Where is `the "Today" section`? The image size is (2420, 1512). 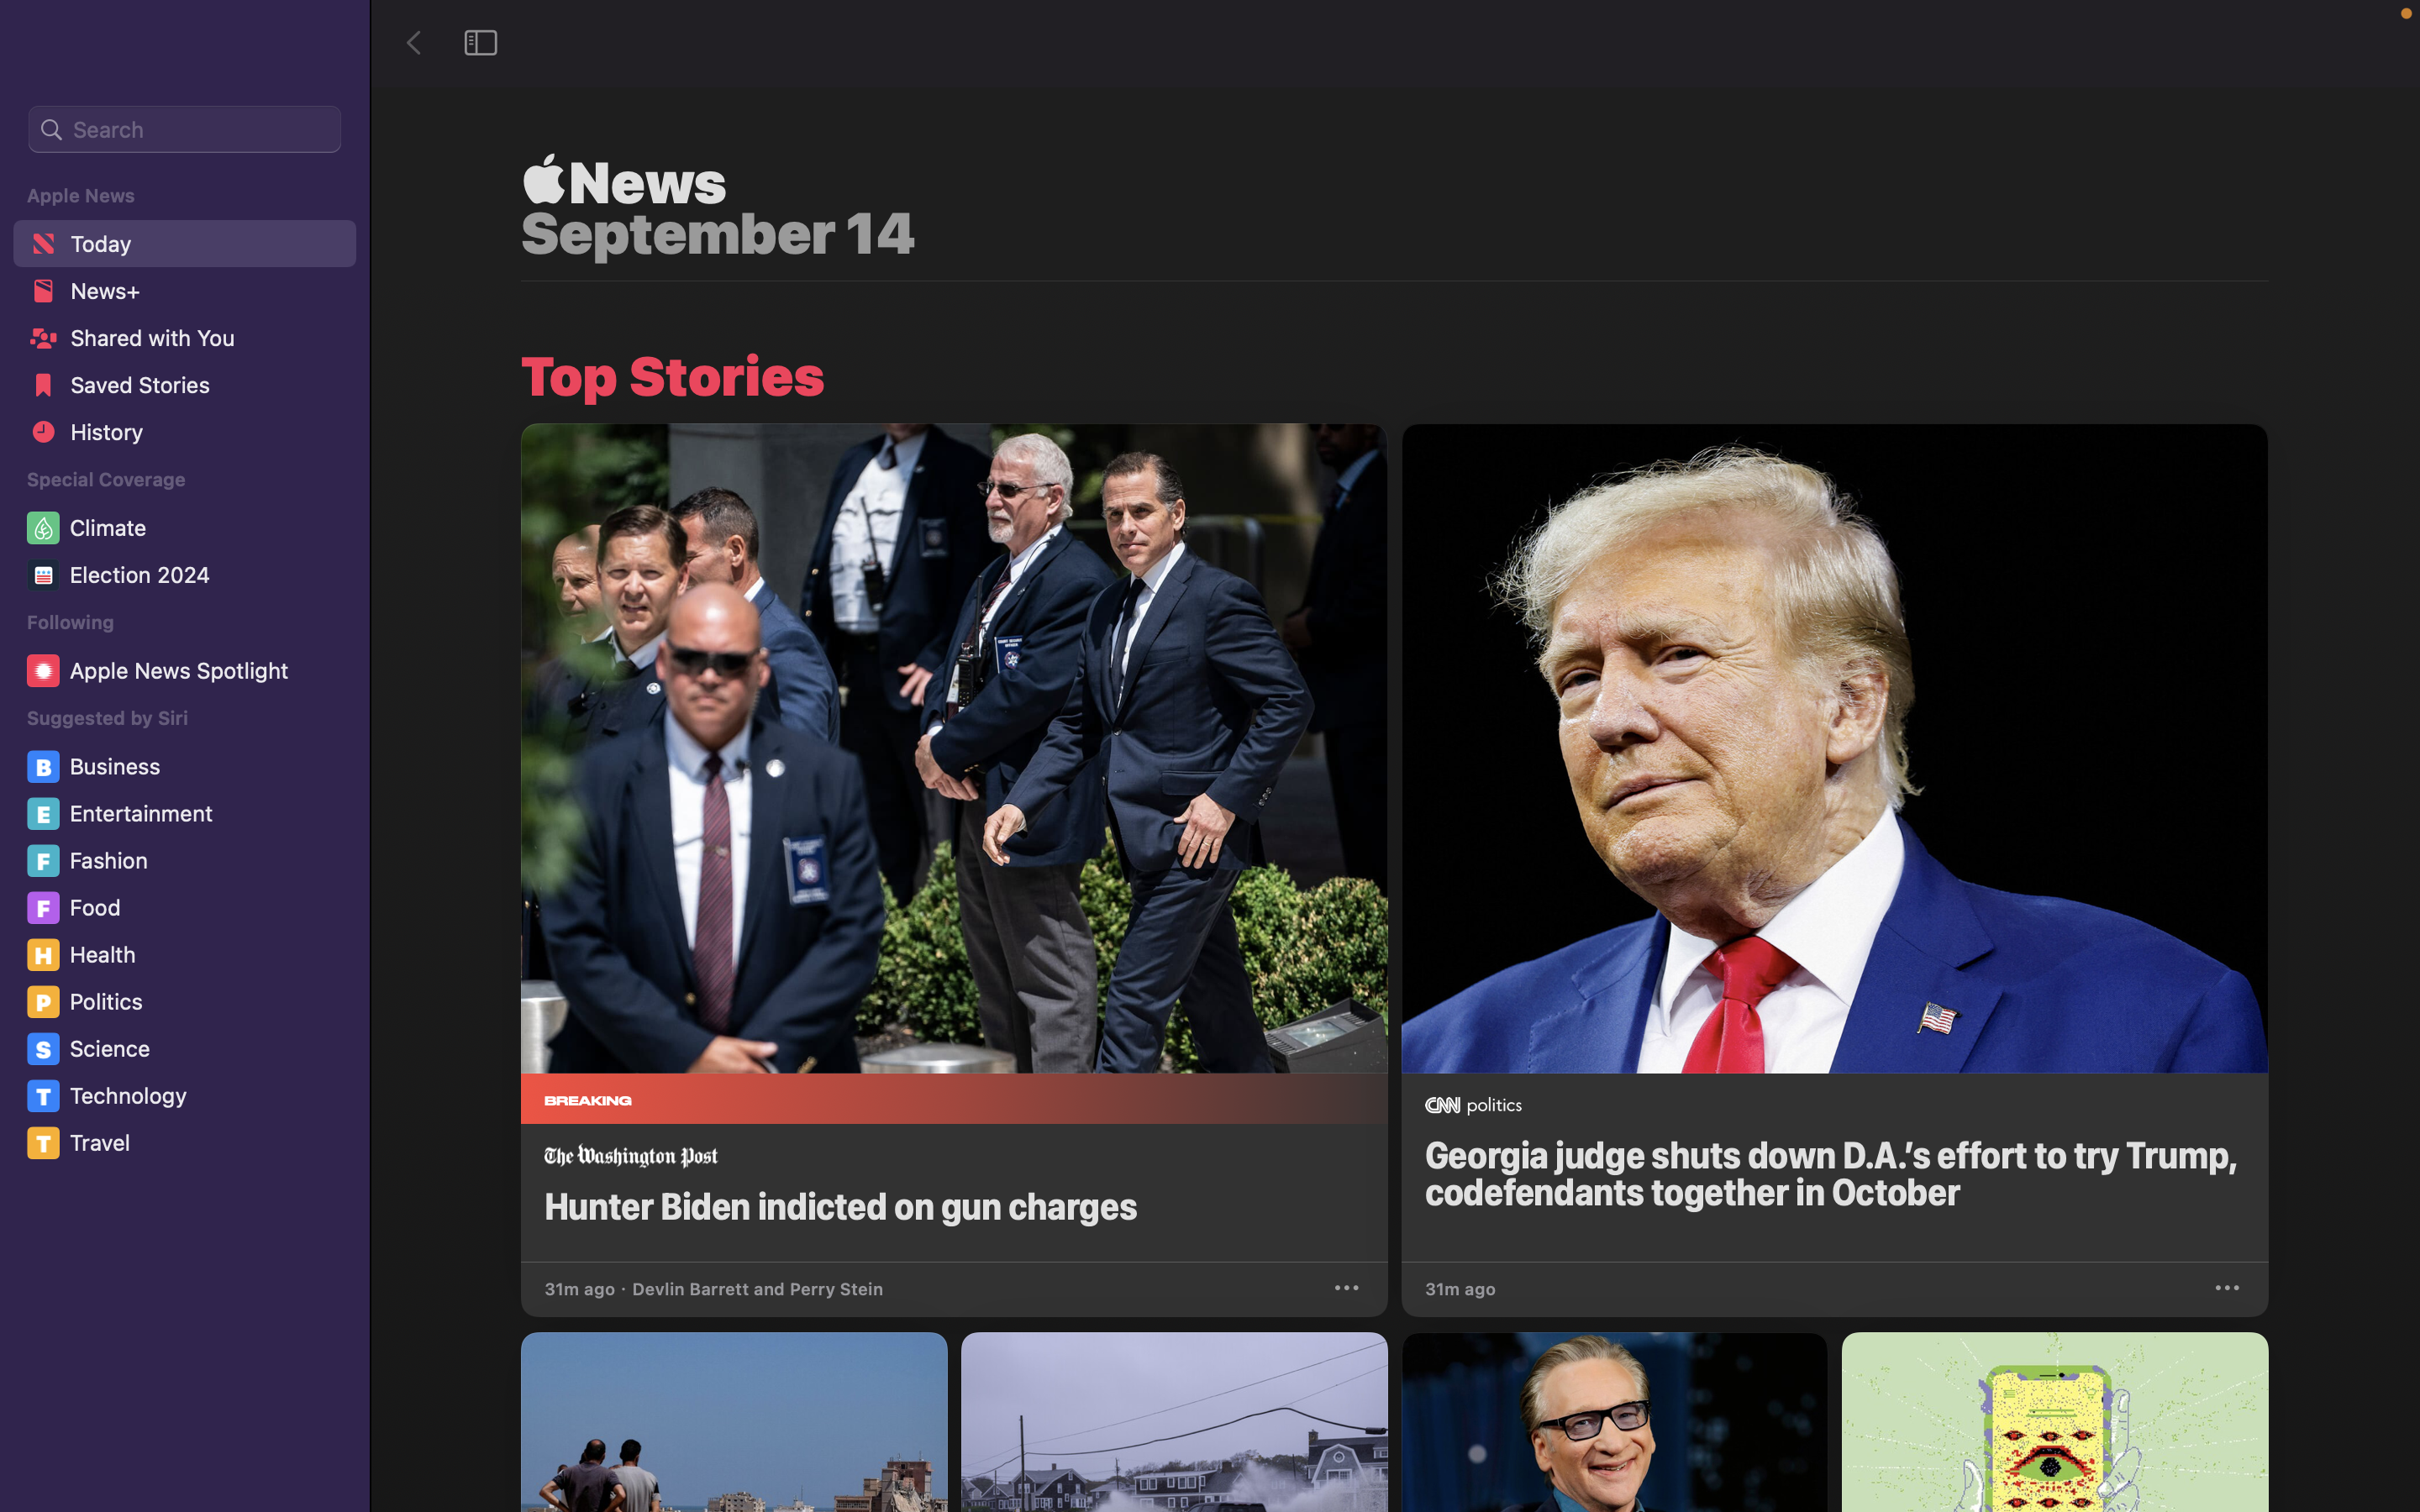
the "Today" section is located at coordinates (182, 241).